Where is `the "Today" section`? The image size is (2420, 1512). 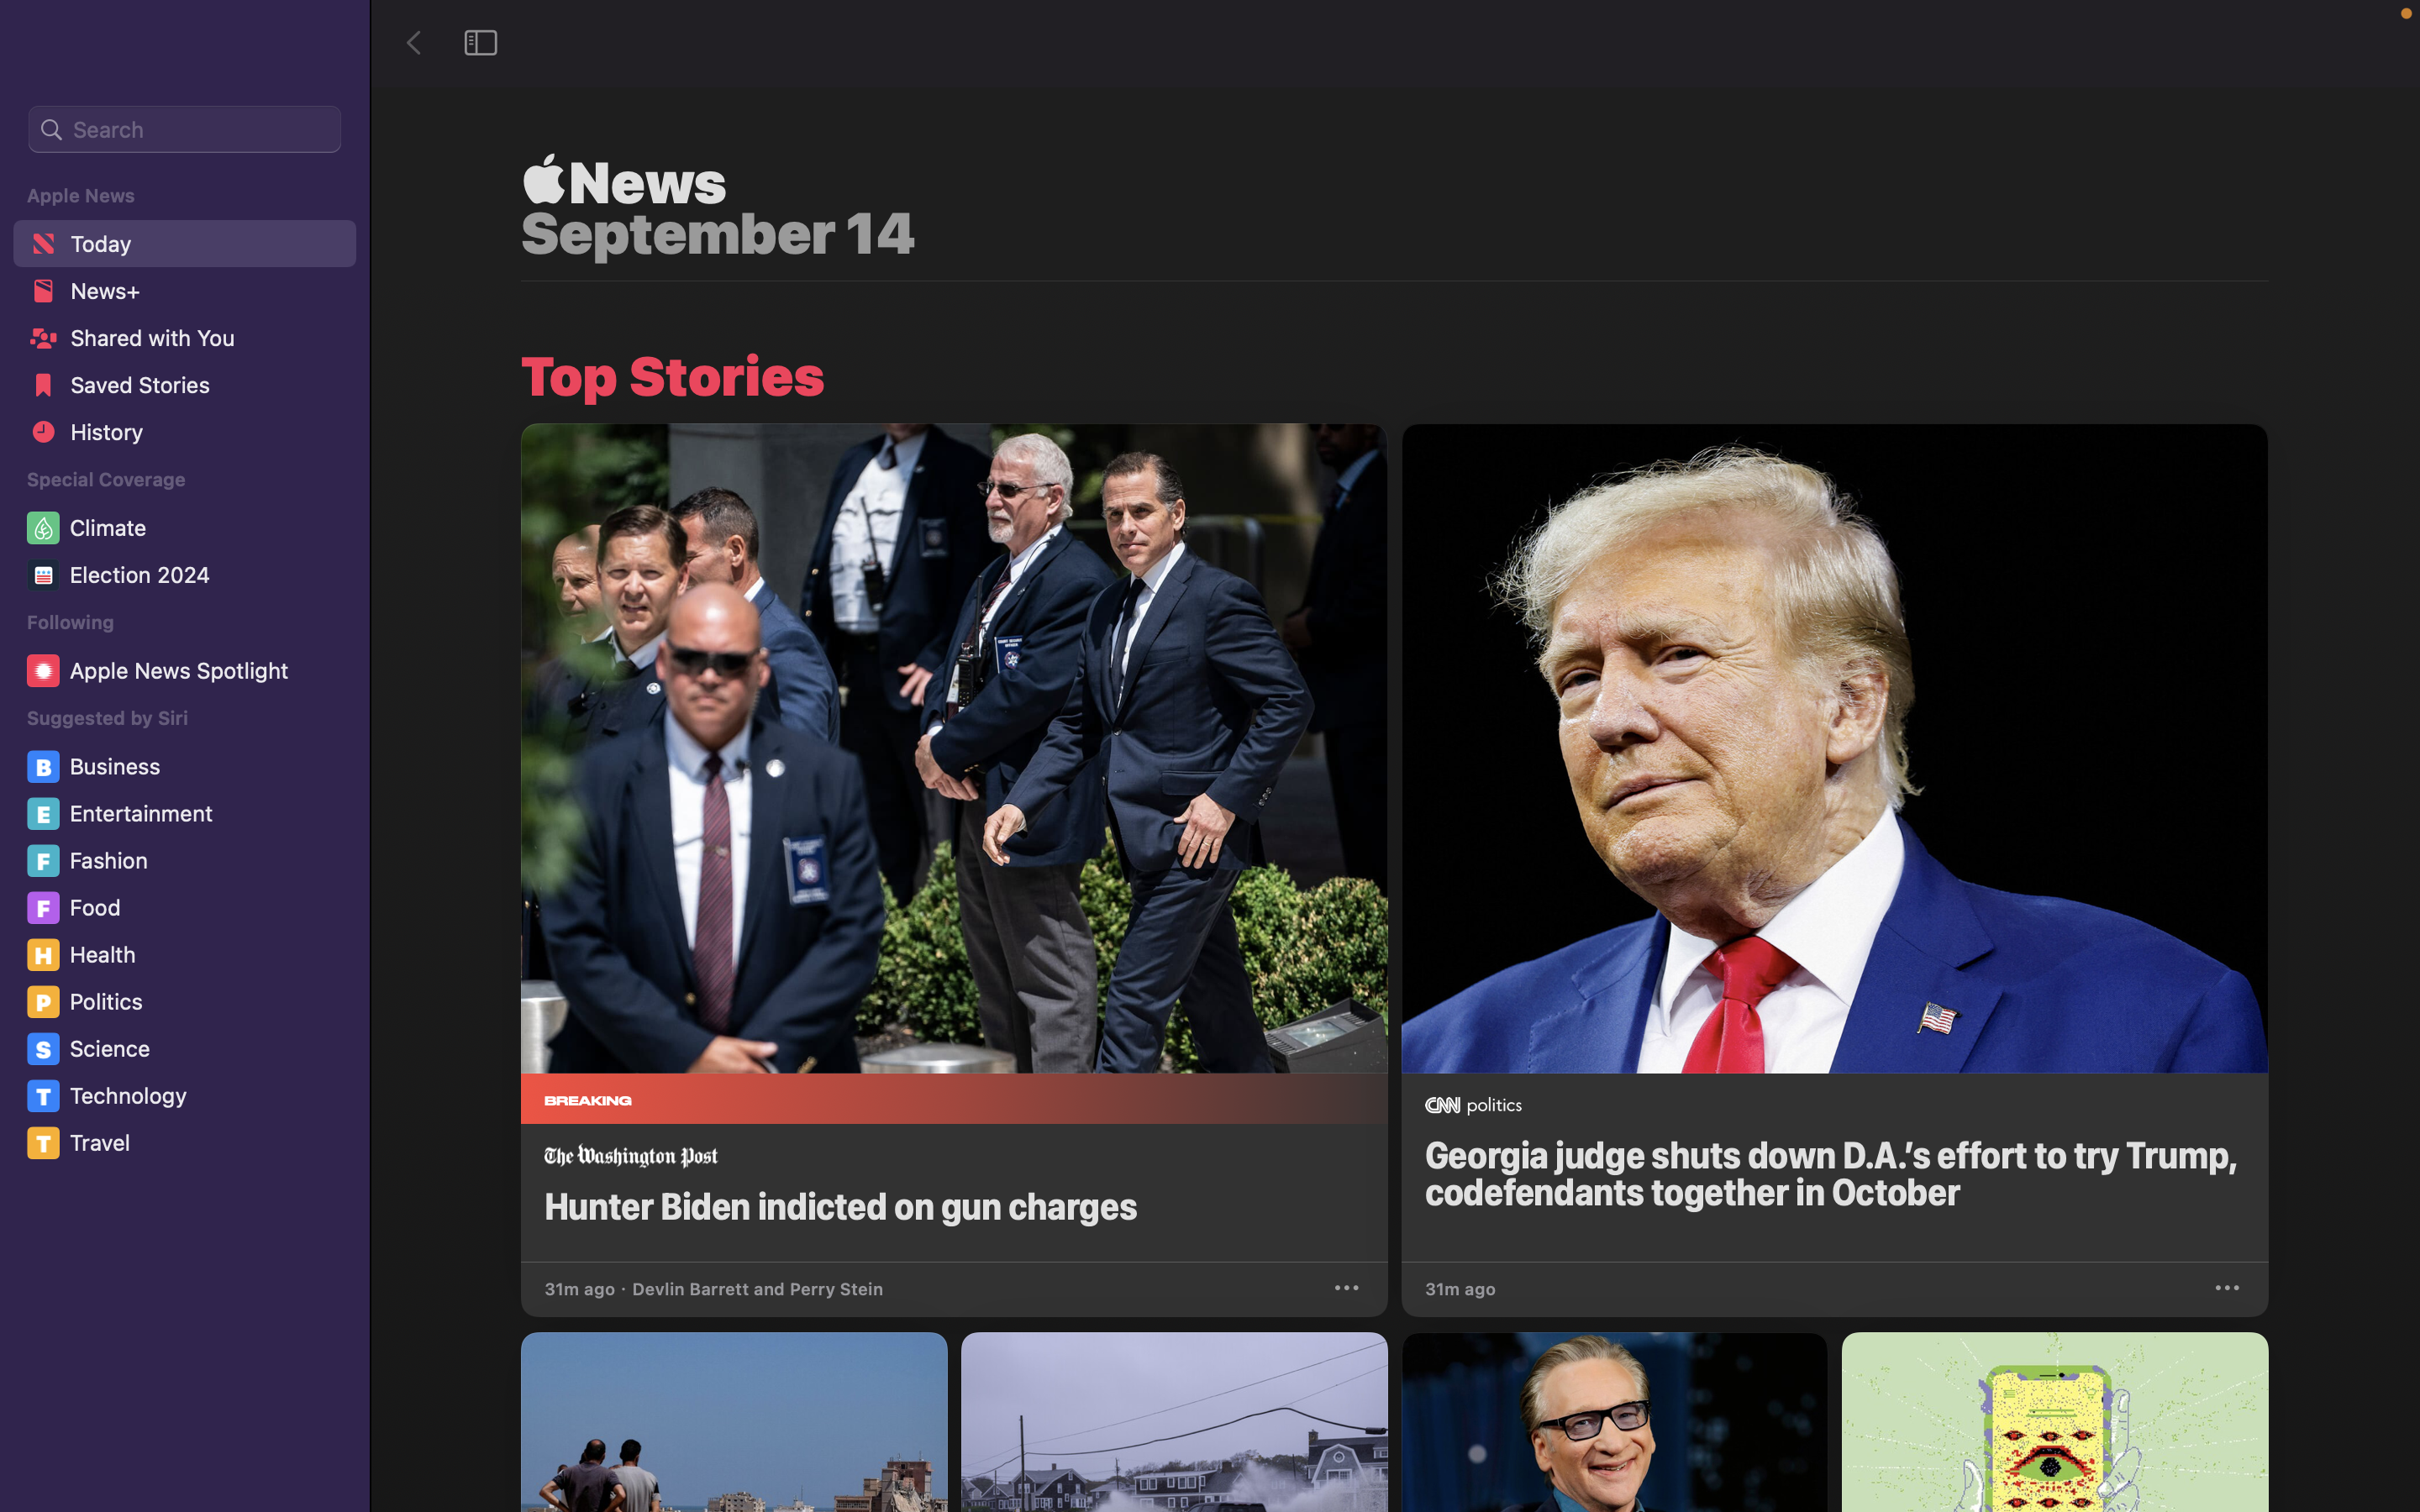
the "Today" section is located at coordinates (182, 241).